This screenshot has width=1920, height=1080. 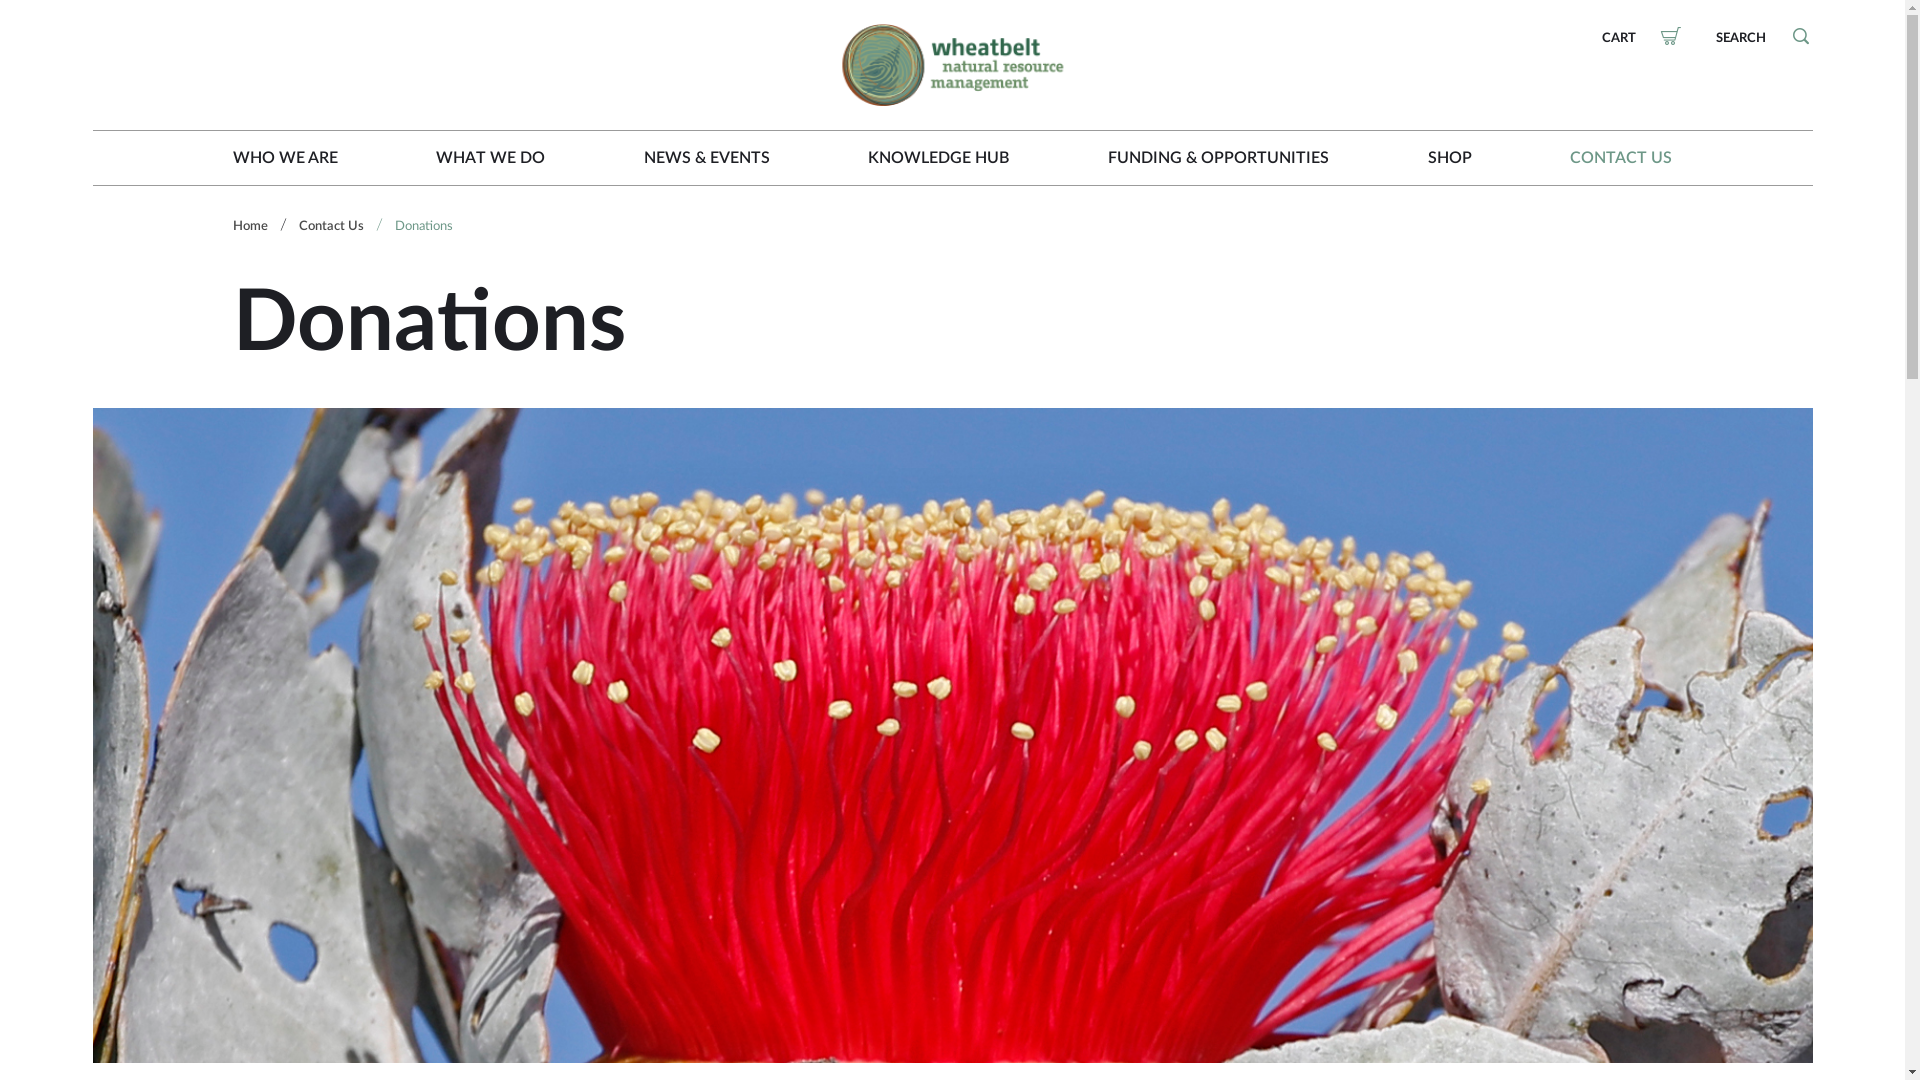 What do you see at coordinates (296, 225) in the screenshot?
I see `'Contact Us'` at bounding box center [296, 225].